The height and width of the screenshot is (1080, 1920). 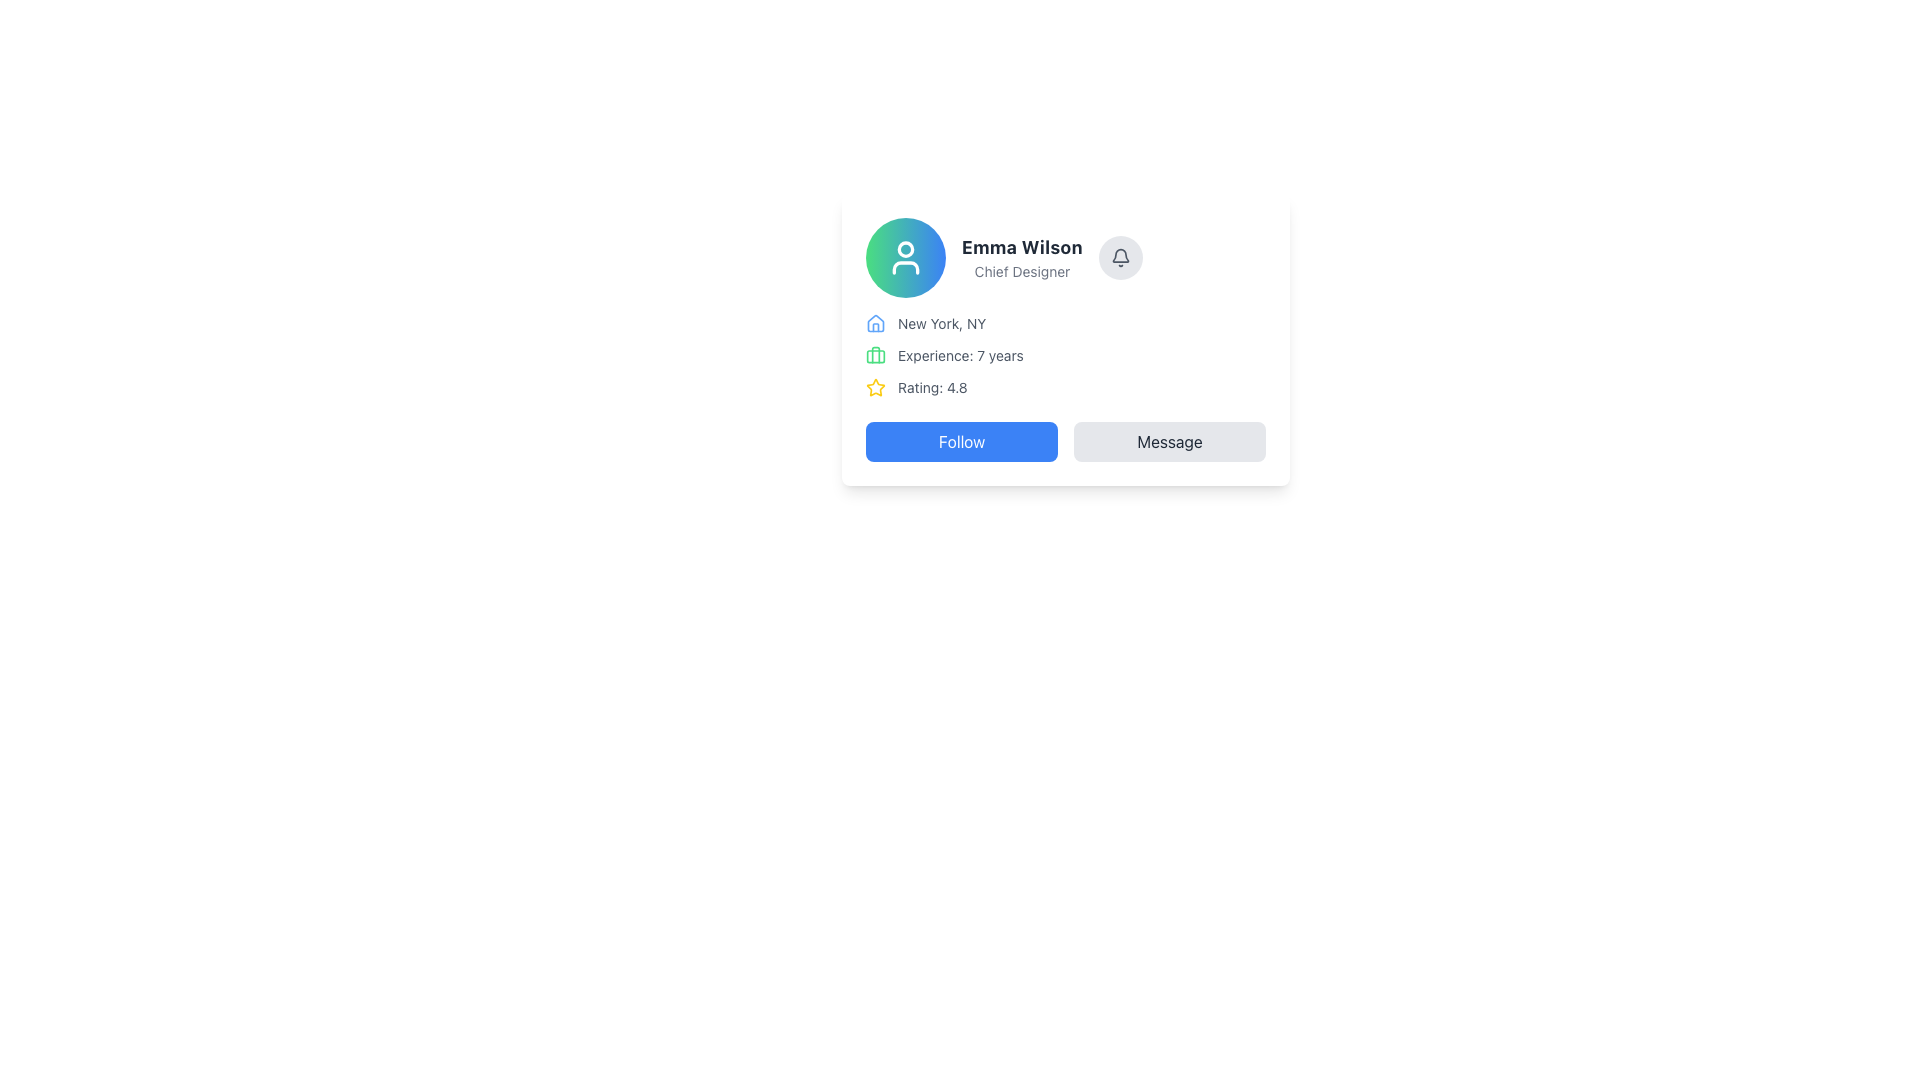 I want to click on text displayed in the Text Display element that shows the user's name and designation, which is centrally positioned in a card-like layout, to the right of the circular profile icon, so click(x=1022, y=257).